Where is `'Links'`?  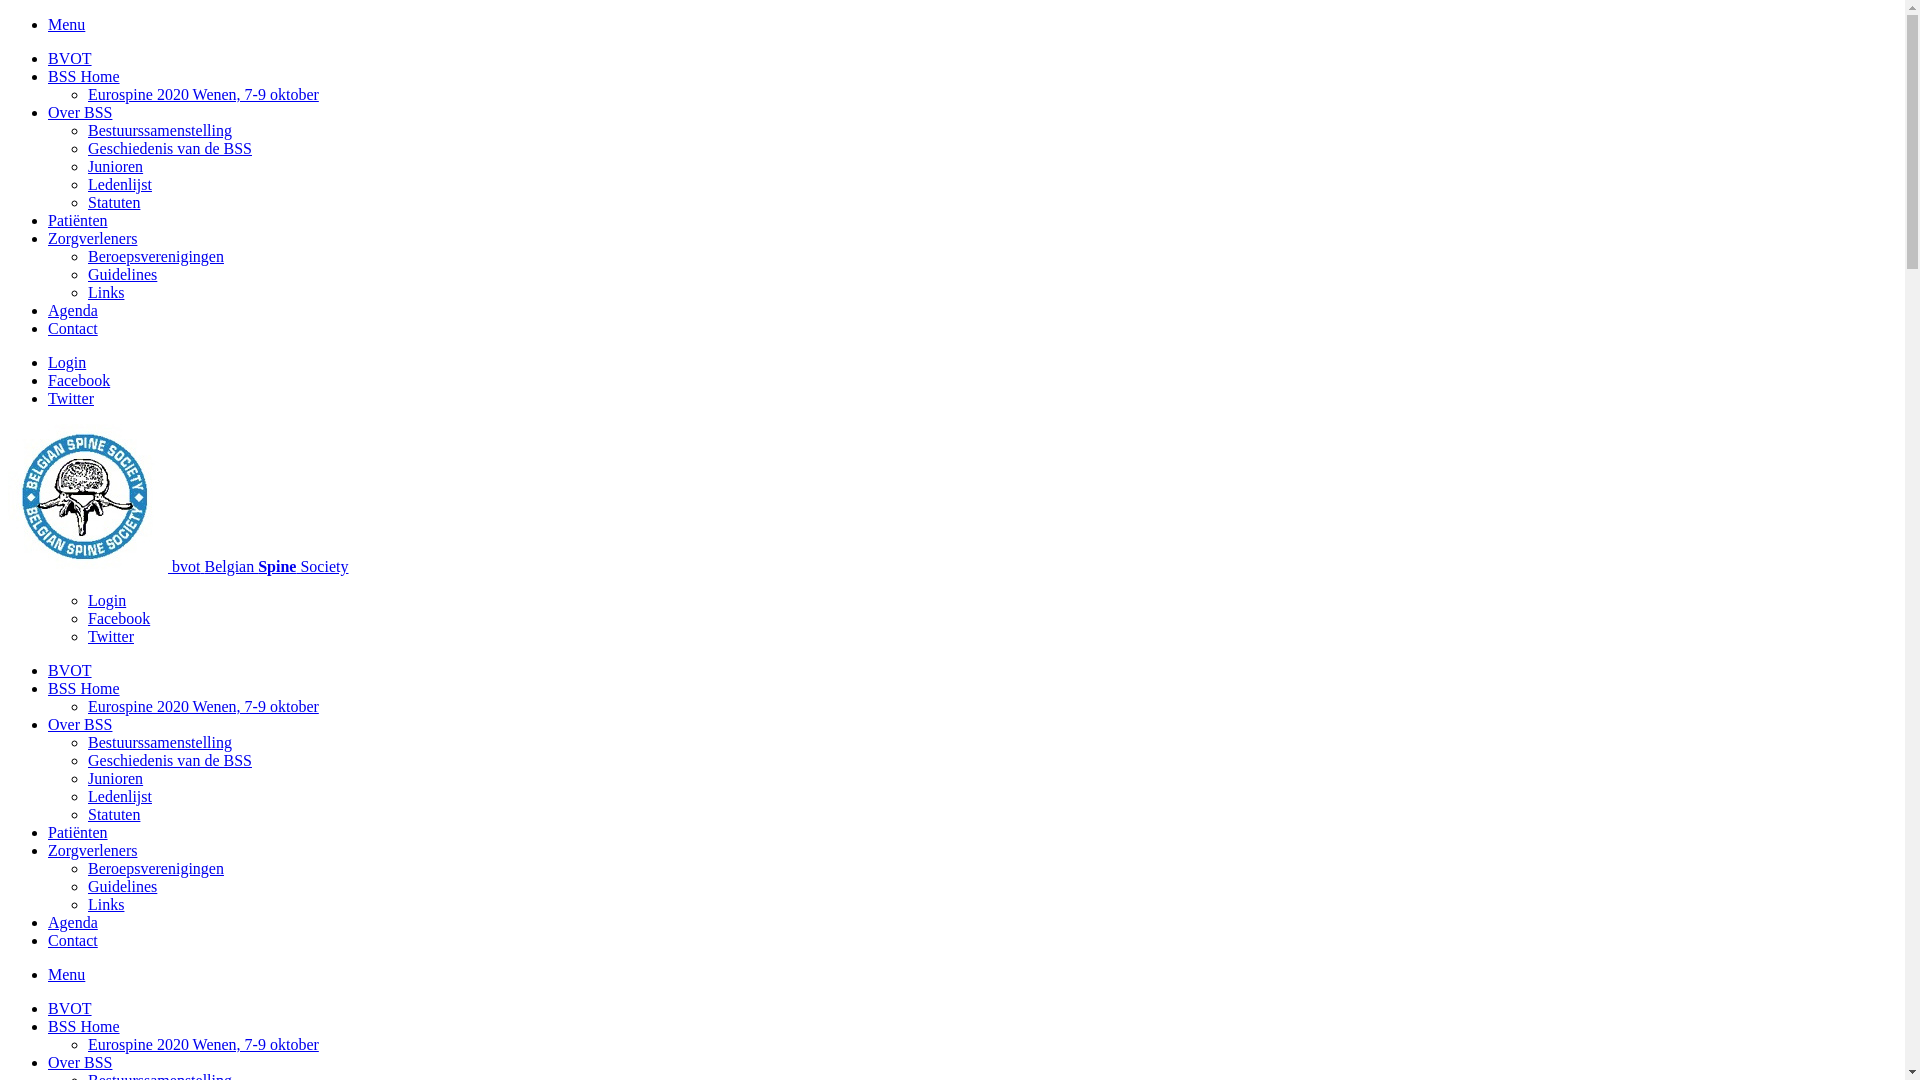 'Links' is located at coordinates (104, 904).